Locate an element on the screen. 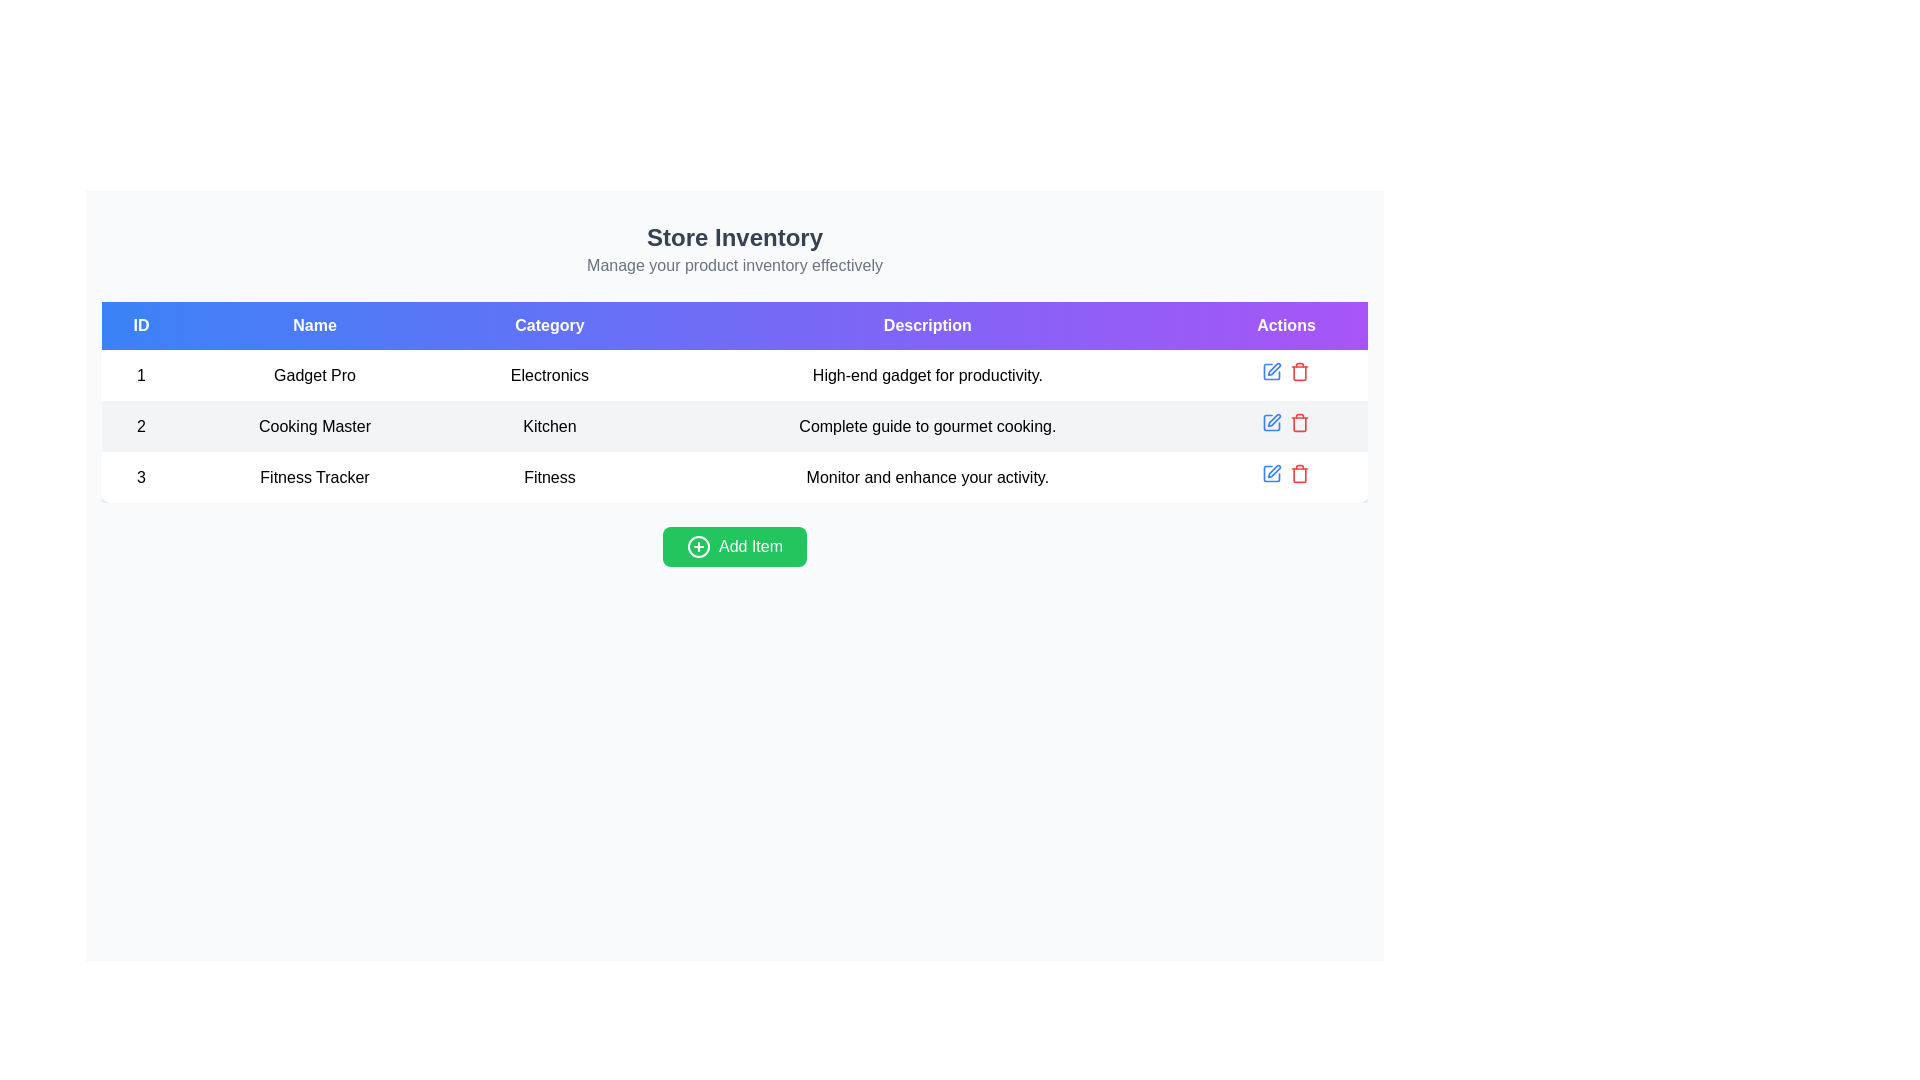 The height and width of the screenshot is (1080, 1920). the Text Label displaying the numeral '3' in bold, which is located in the first cell of the third row within the table, before the 'Fitness Tracker' text is located at coordinates (140, 477).